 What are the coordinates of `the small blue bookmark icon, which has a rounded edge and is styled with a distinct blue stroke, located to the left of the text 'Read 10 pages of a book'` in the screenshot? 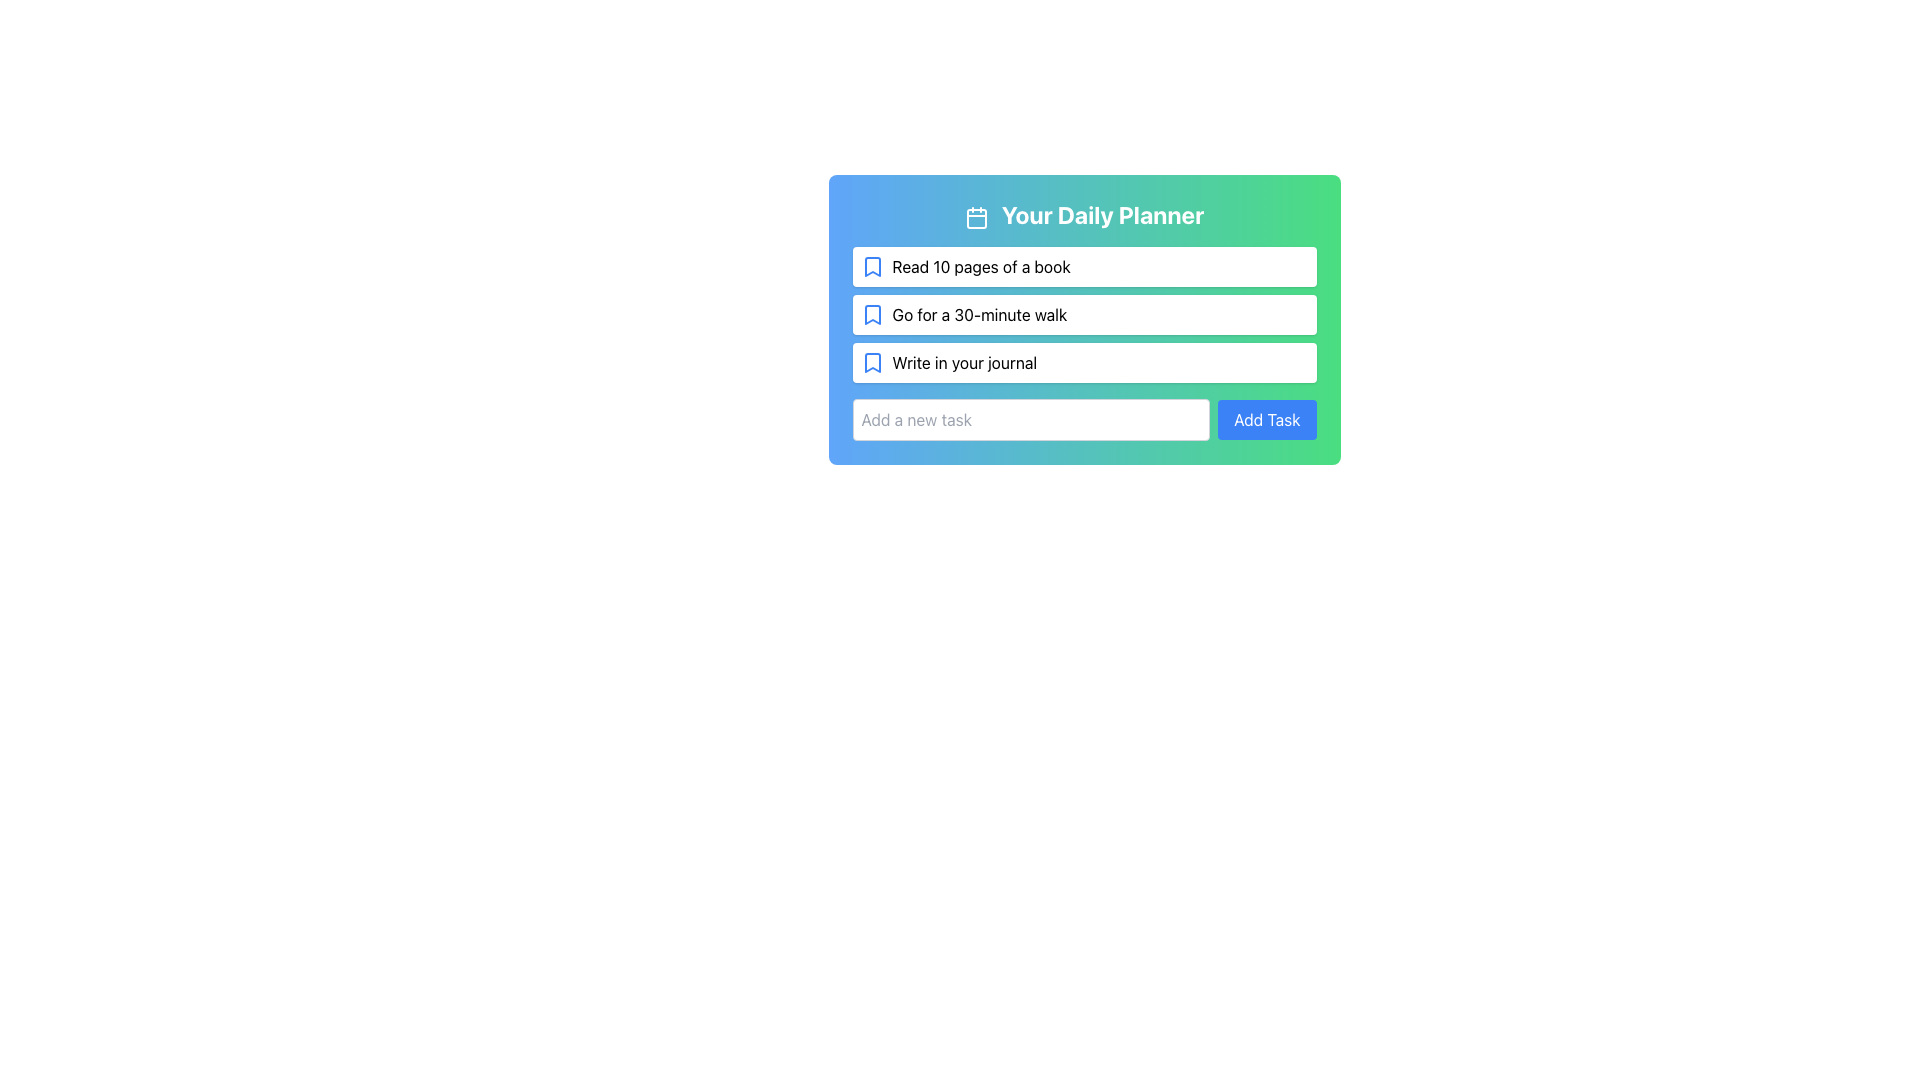 It's located at (872, 265).